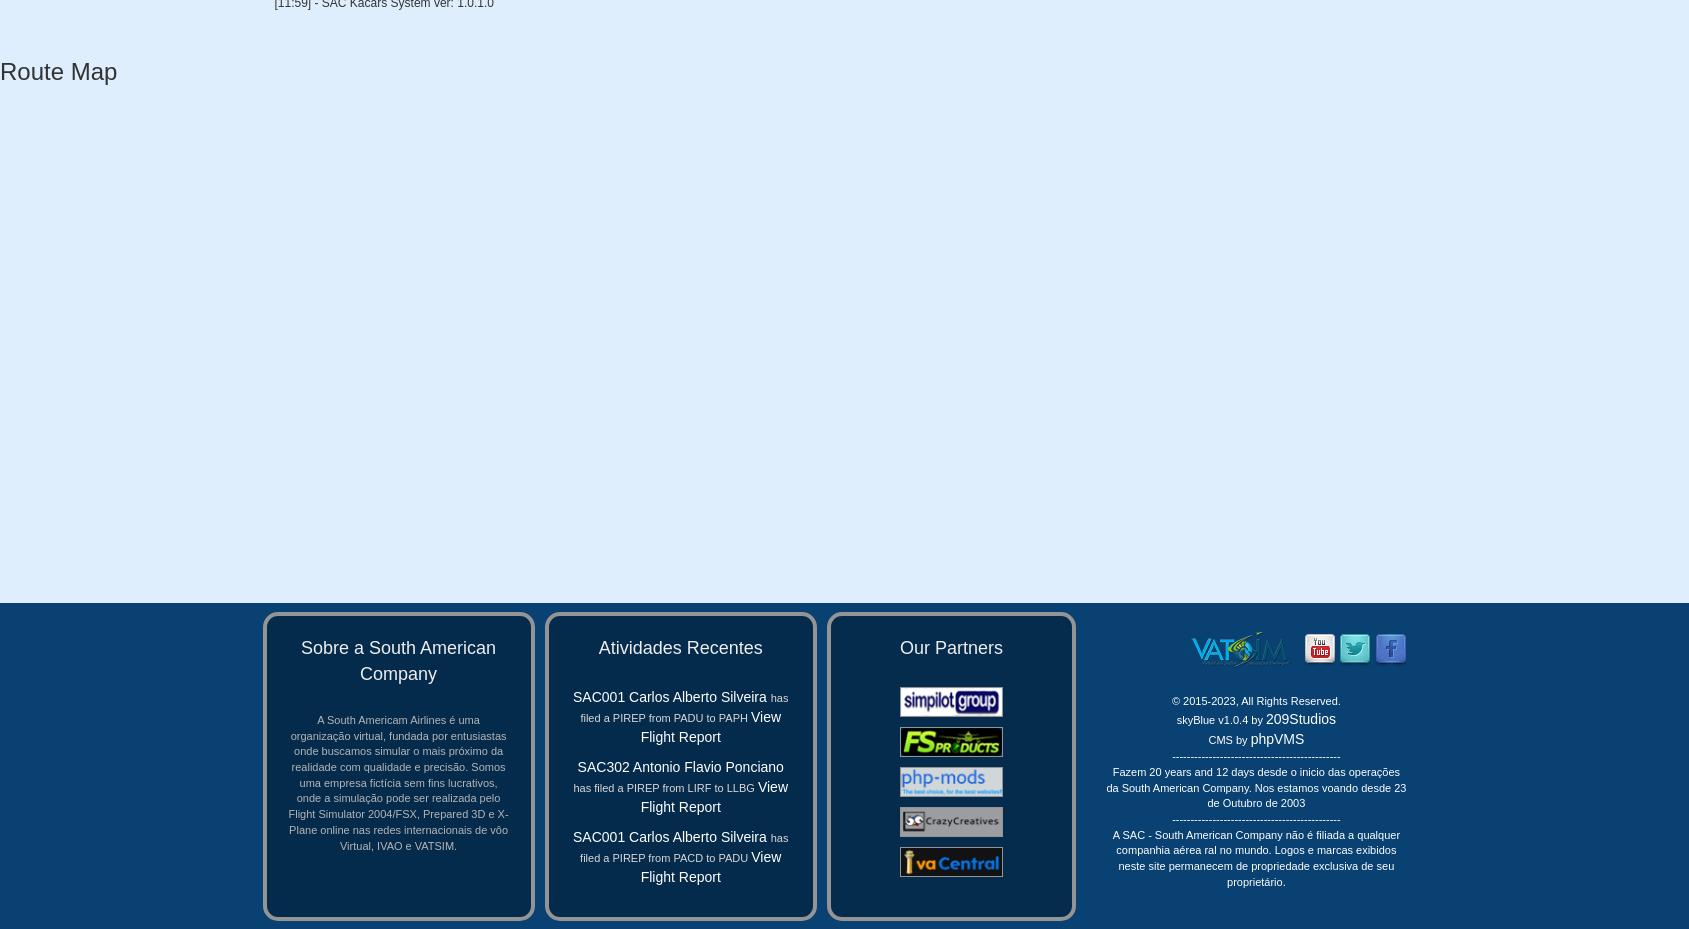 This screenshot has height=929, width=1689. What do you see at coordinates (57, 70) in the screenshot?
I see `'Route Map'` at bounding box center [57, 70].